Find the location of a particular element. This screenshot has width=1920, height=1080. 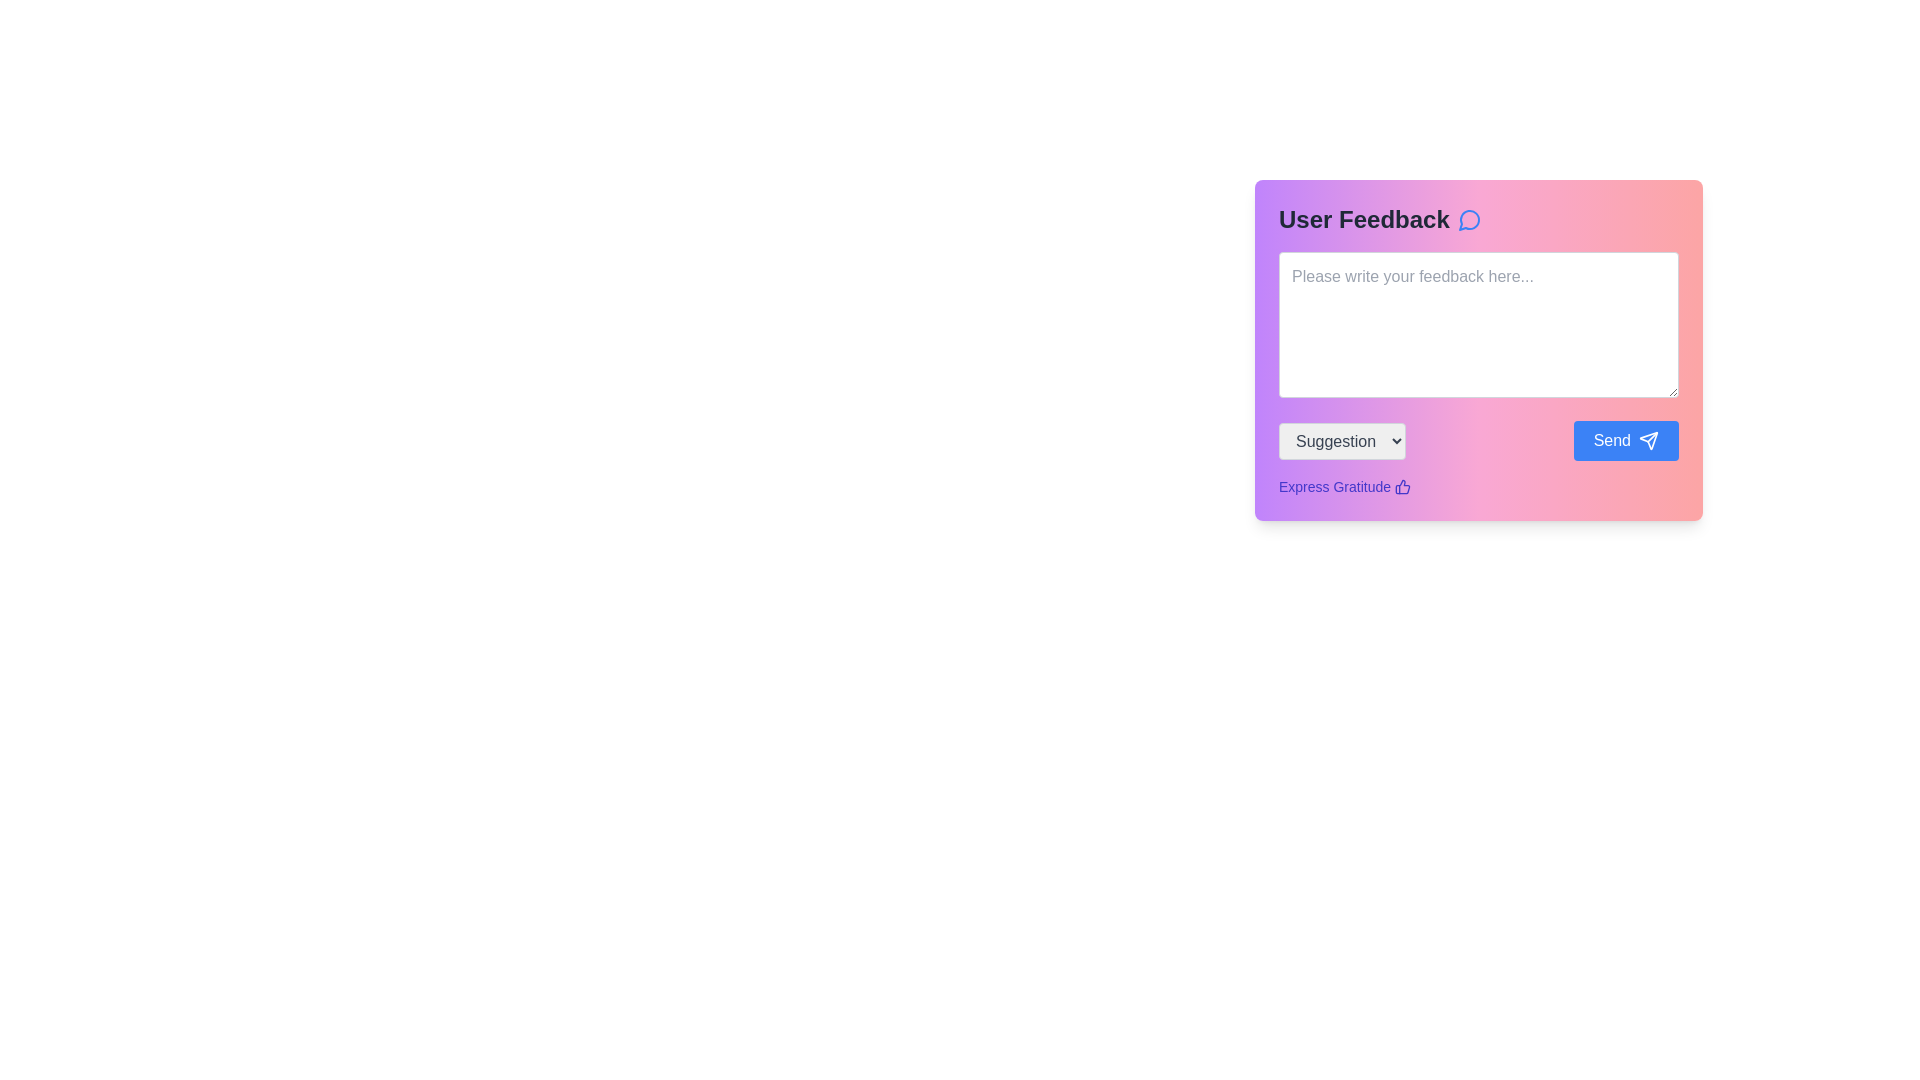

the status notification icon located in the 'User Feedback' box, adjacent to the title 'User Feedback.' is located at coordinates (1469, 220).